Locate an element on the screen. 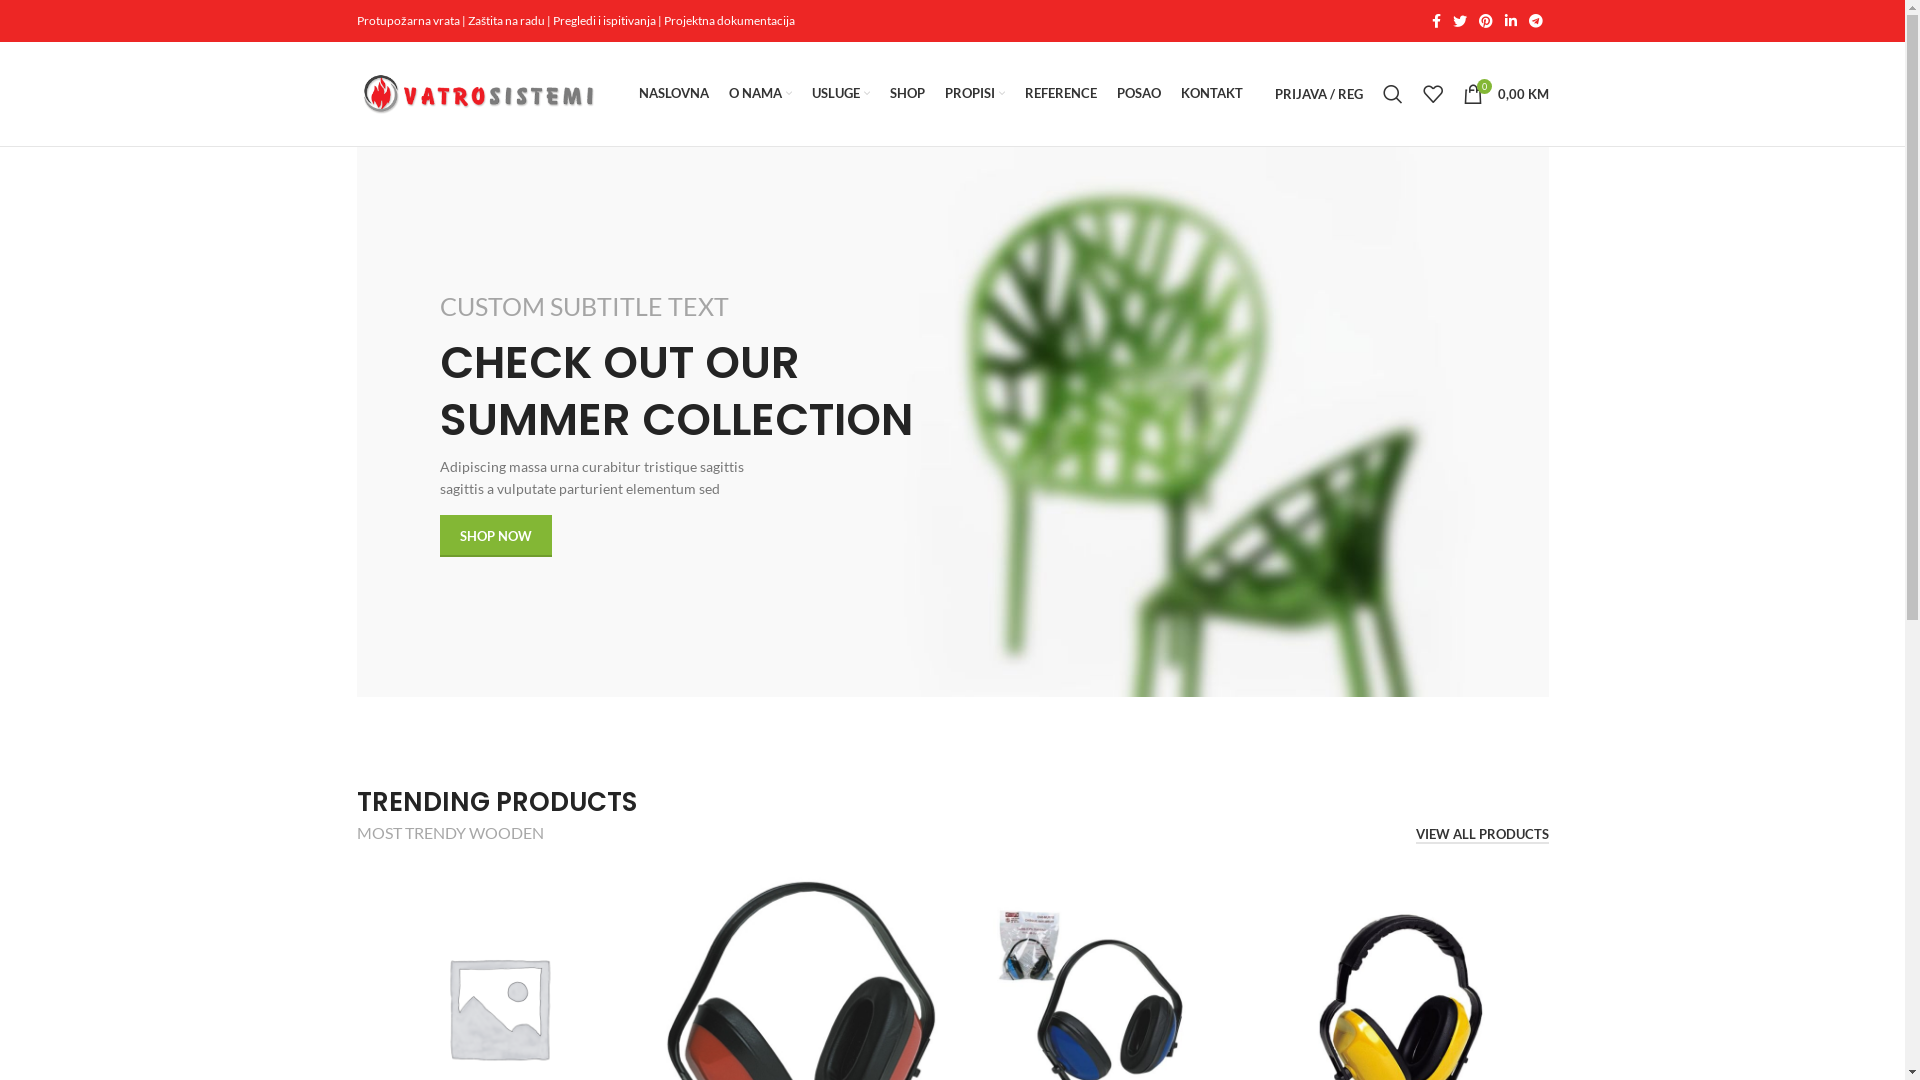 Image resolution: width=1920 pixels, height=1080 pixels. 'O NAMA' is located at coordinates (727, 93).